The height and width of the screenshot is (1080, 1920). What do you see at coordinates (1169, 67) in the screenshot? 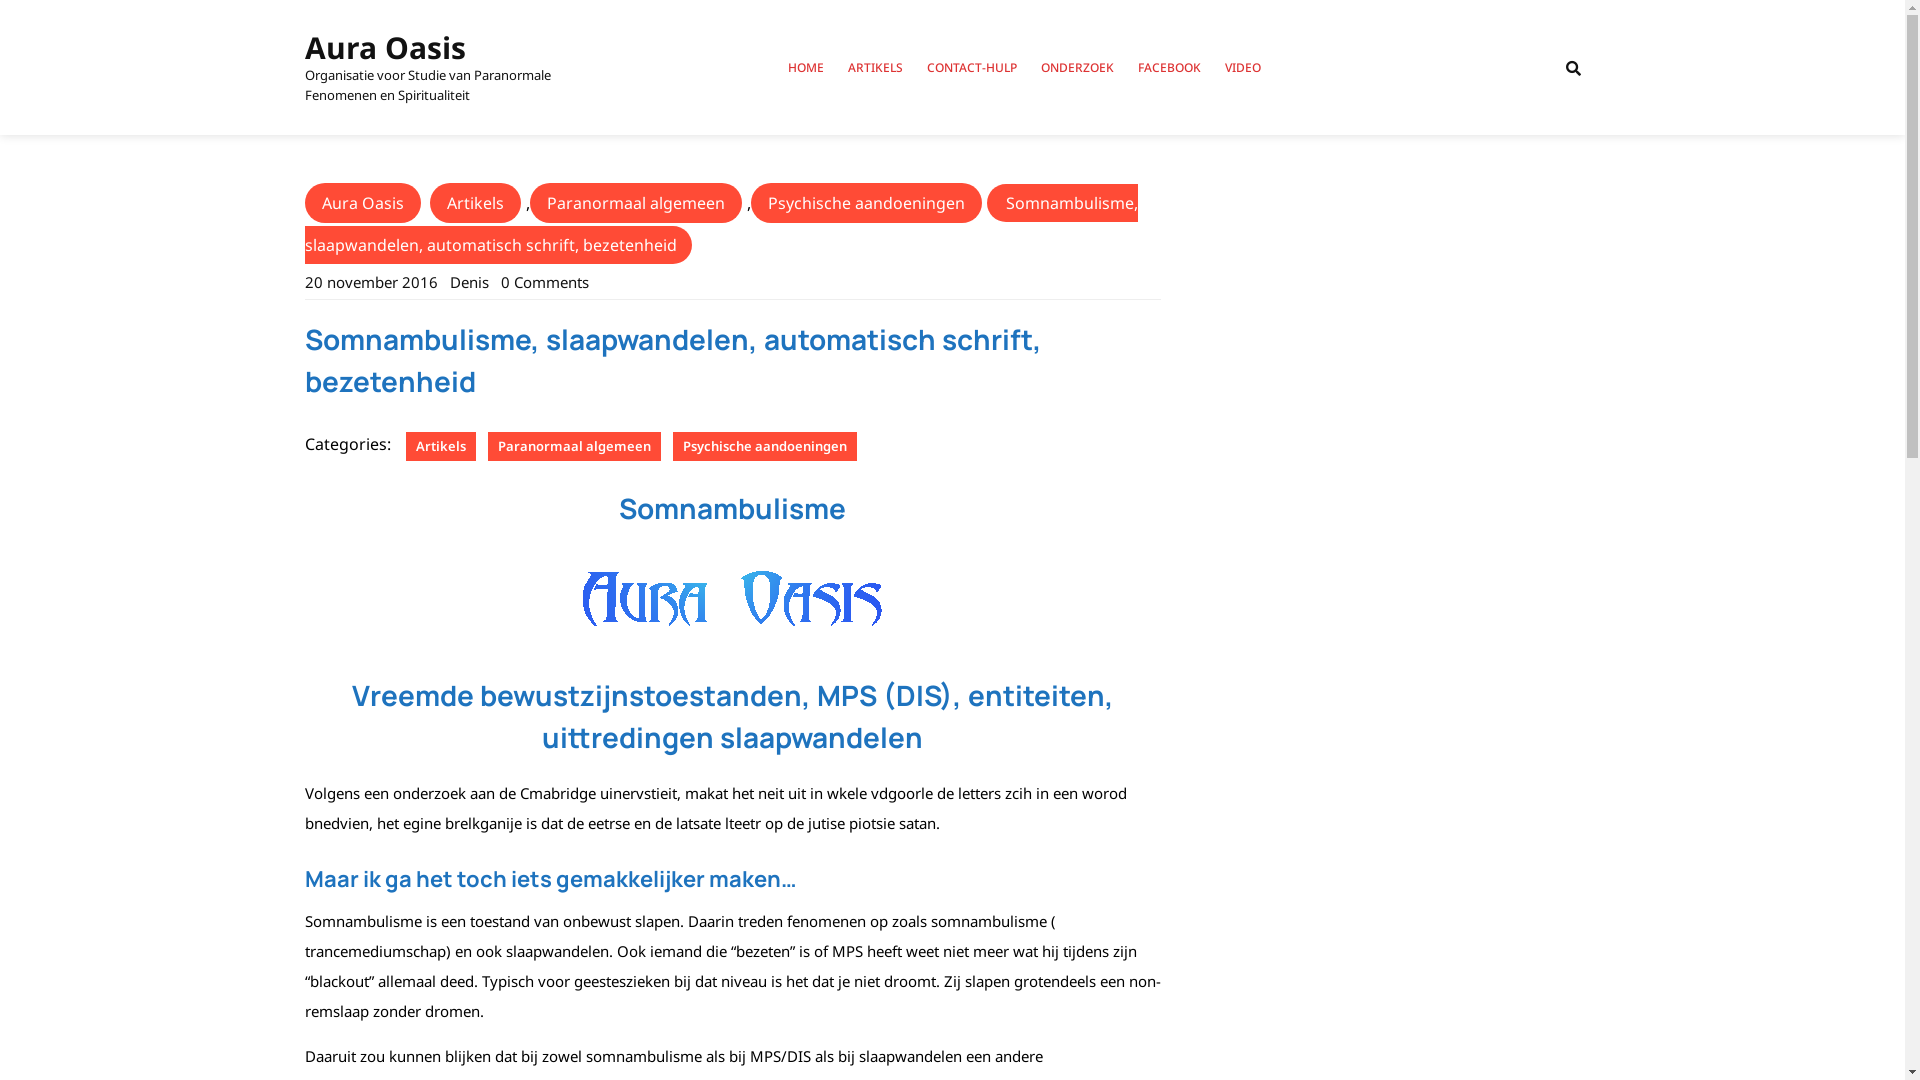
I see `'FACEBOOK'` at bounding box center [1169, 67].